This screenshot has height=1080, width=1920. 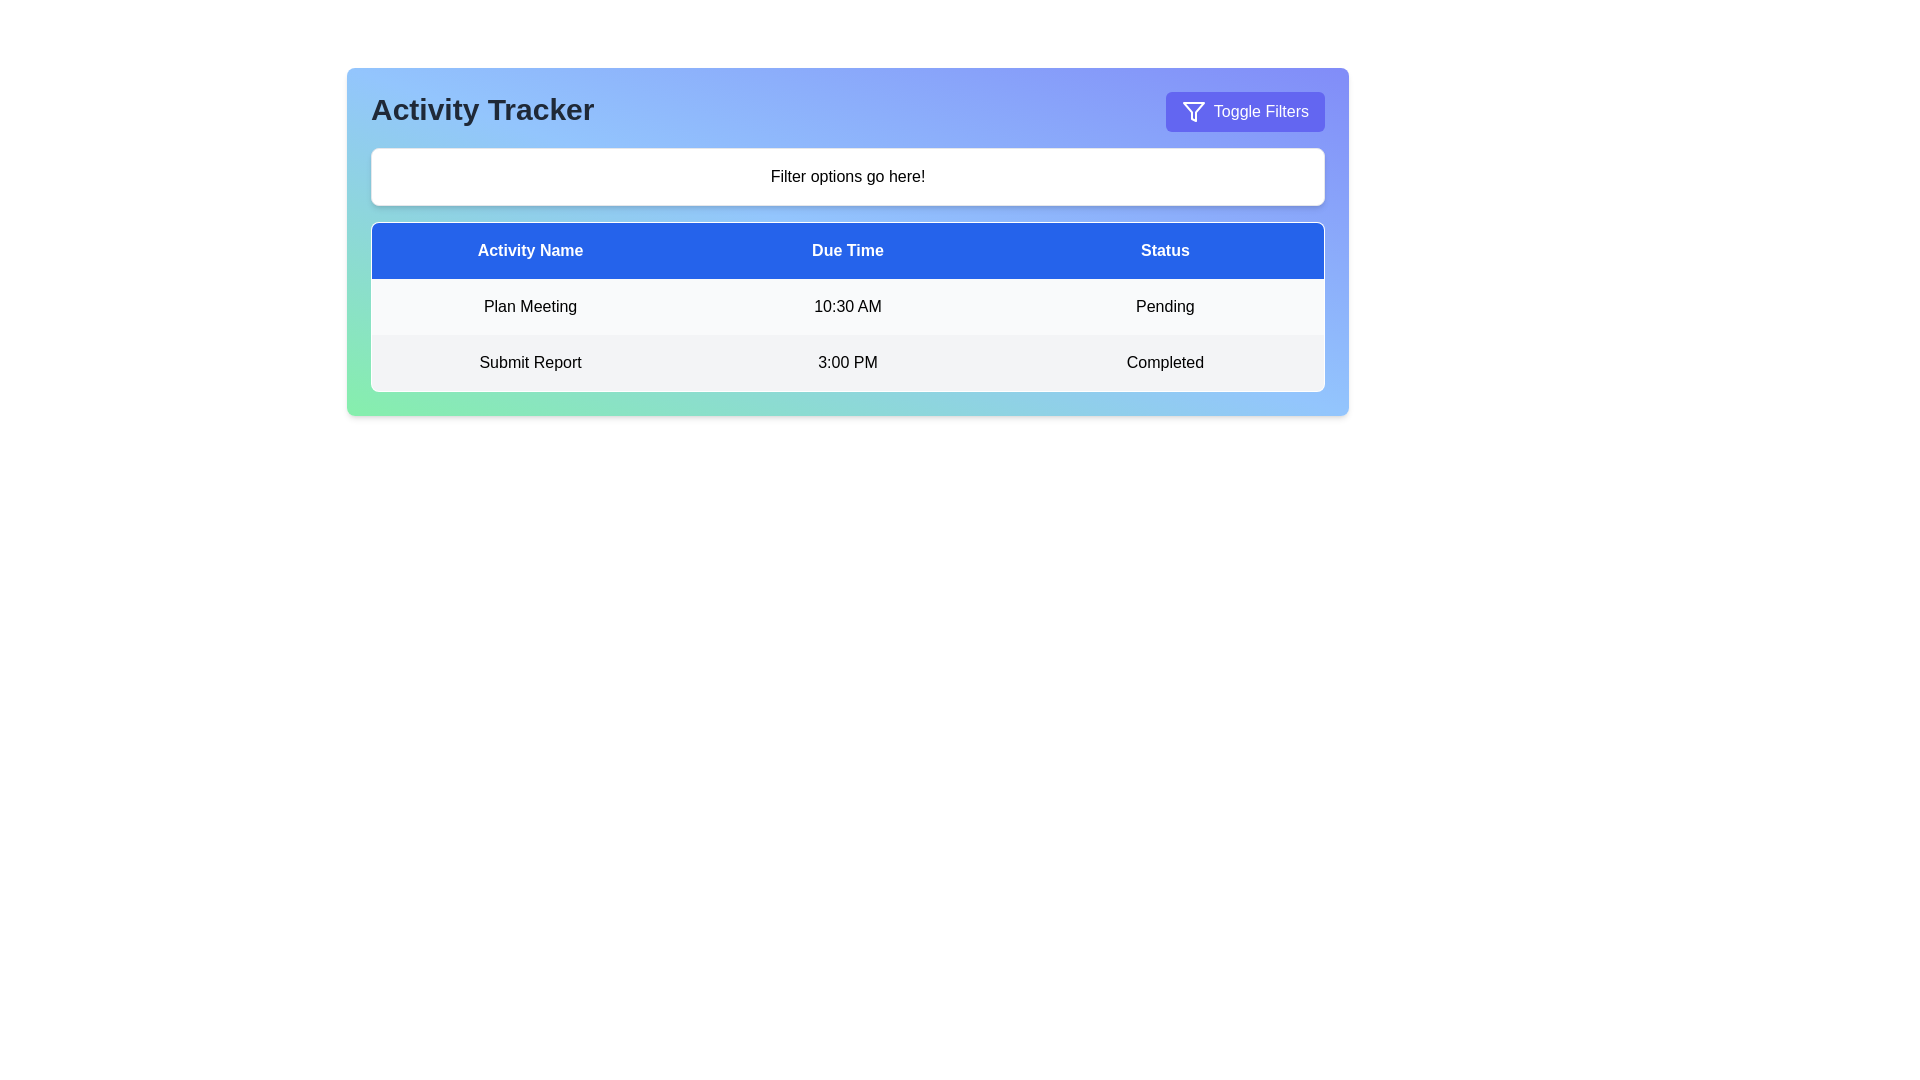 What do you see at coordinates (1165, 307) in the screenshot?
I see `the 'Pending' status label in the 'Status' column of the 'Plan Meeting' activity, which is displayed in black text on a white background` at bounding box center [1165, 307].